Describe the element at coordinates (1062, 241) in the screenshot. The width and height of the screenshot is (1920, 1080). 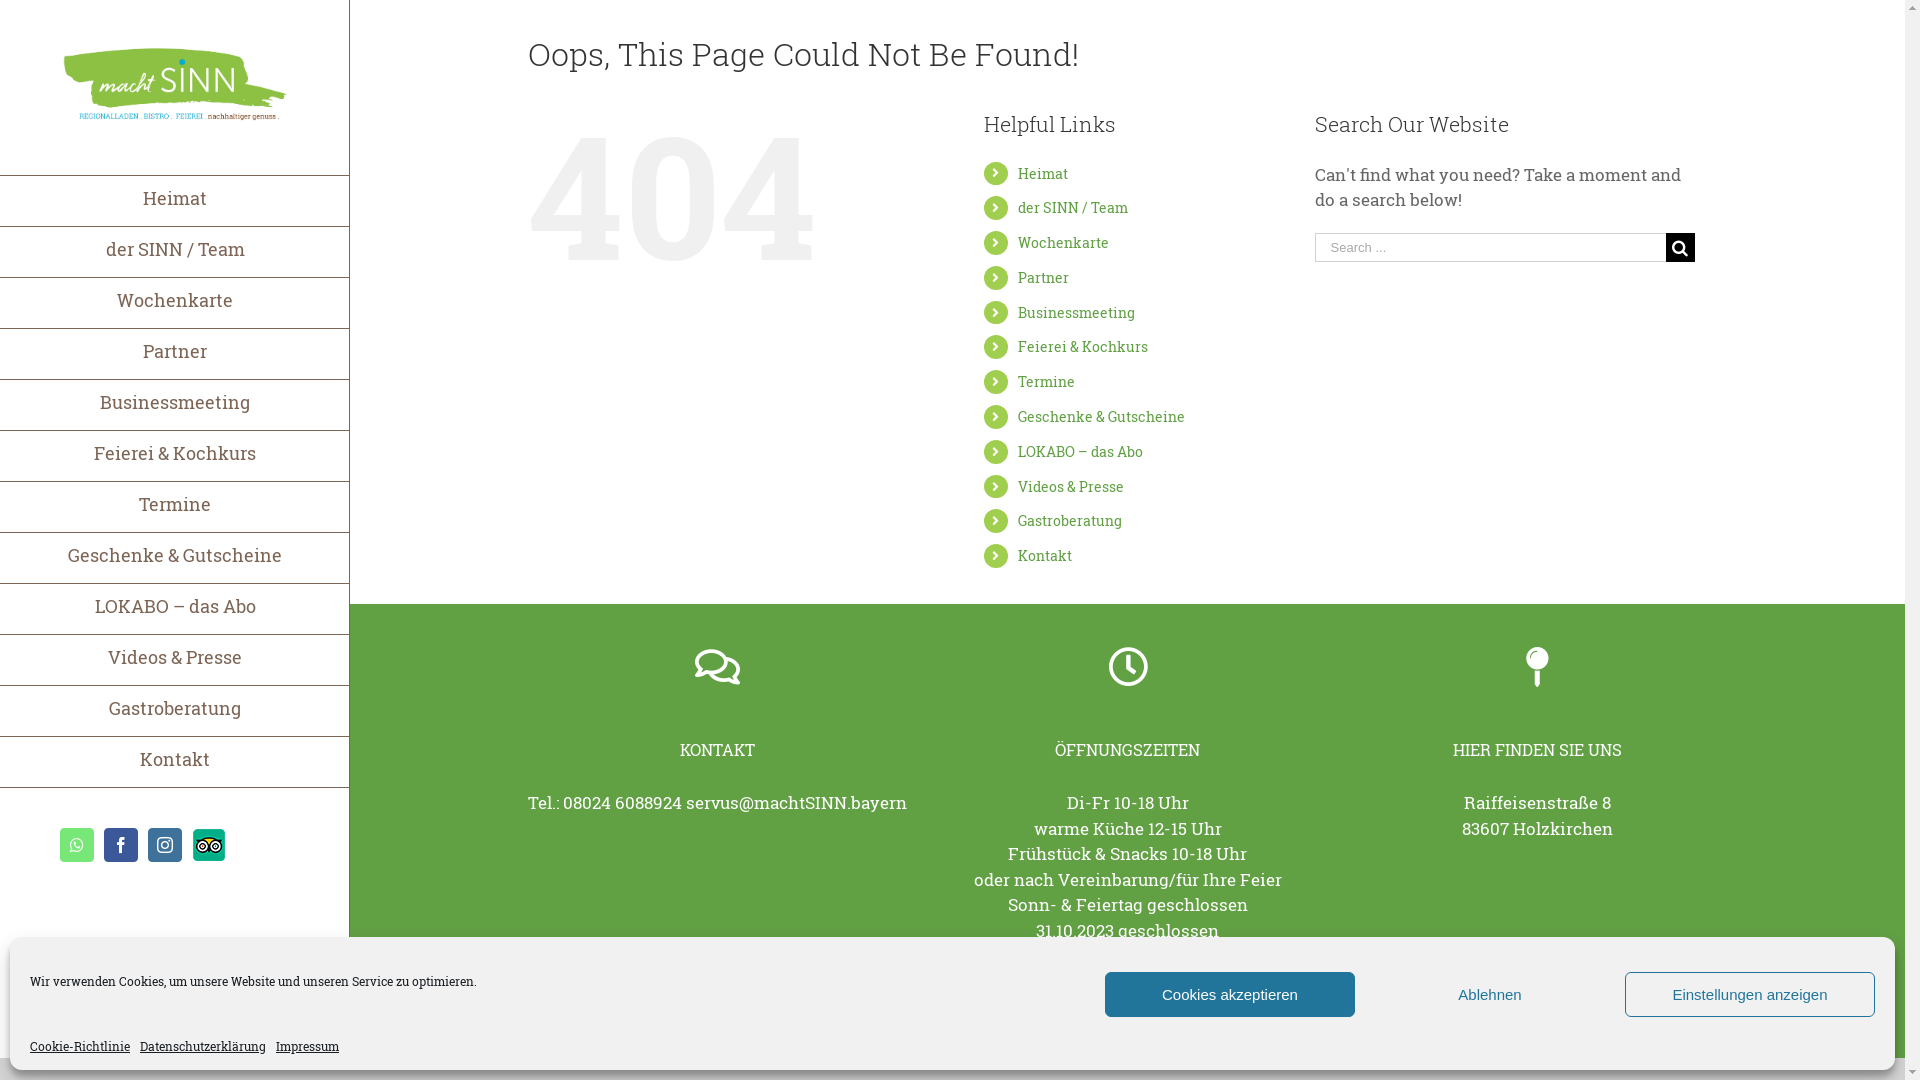
I see `'Wochenkarte'` at that location.